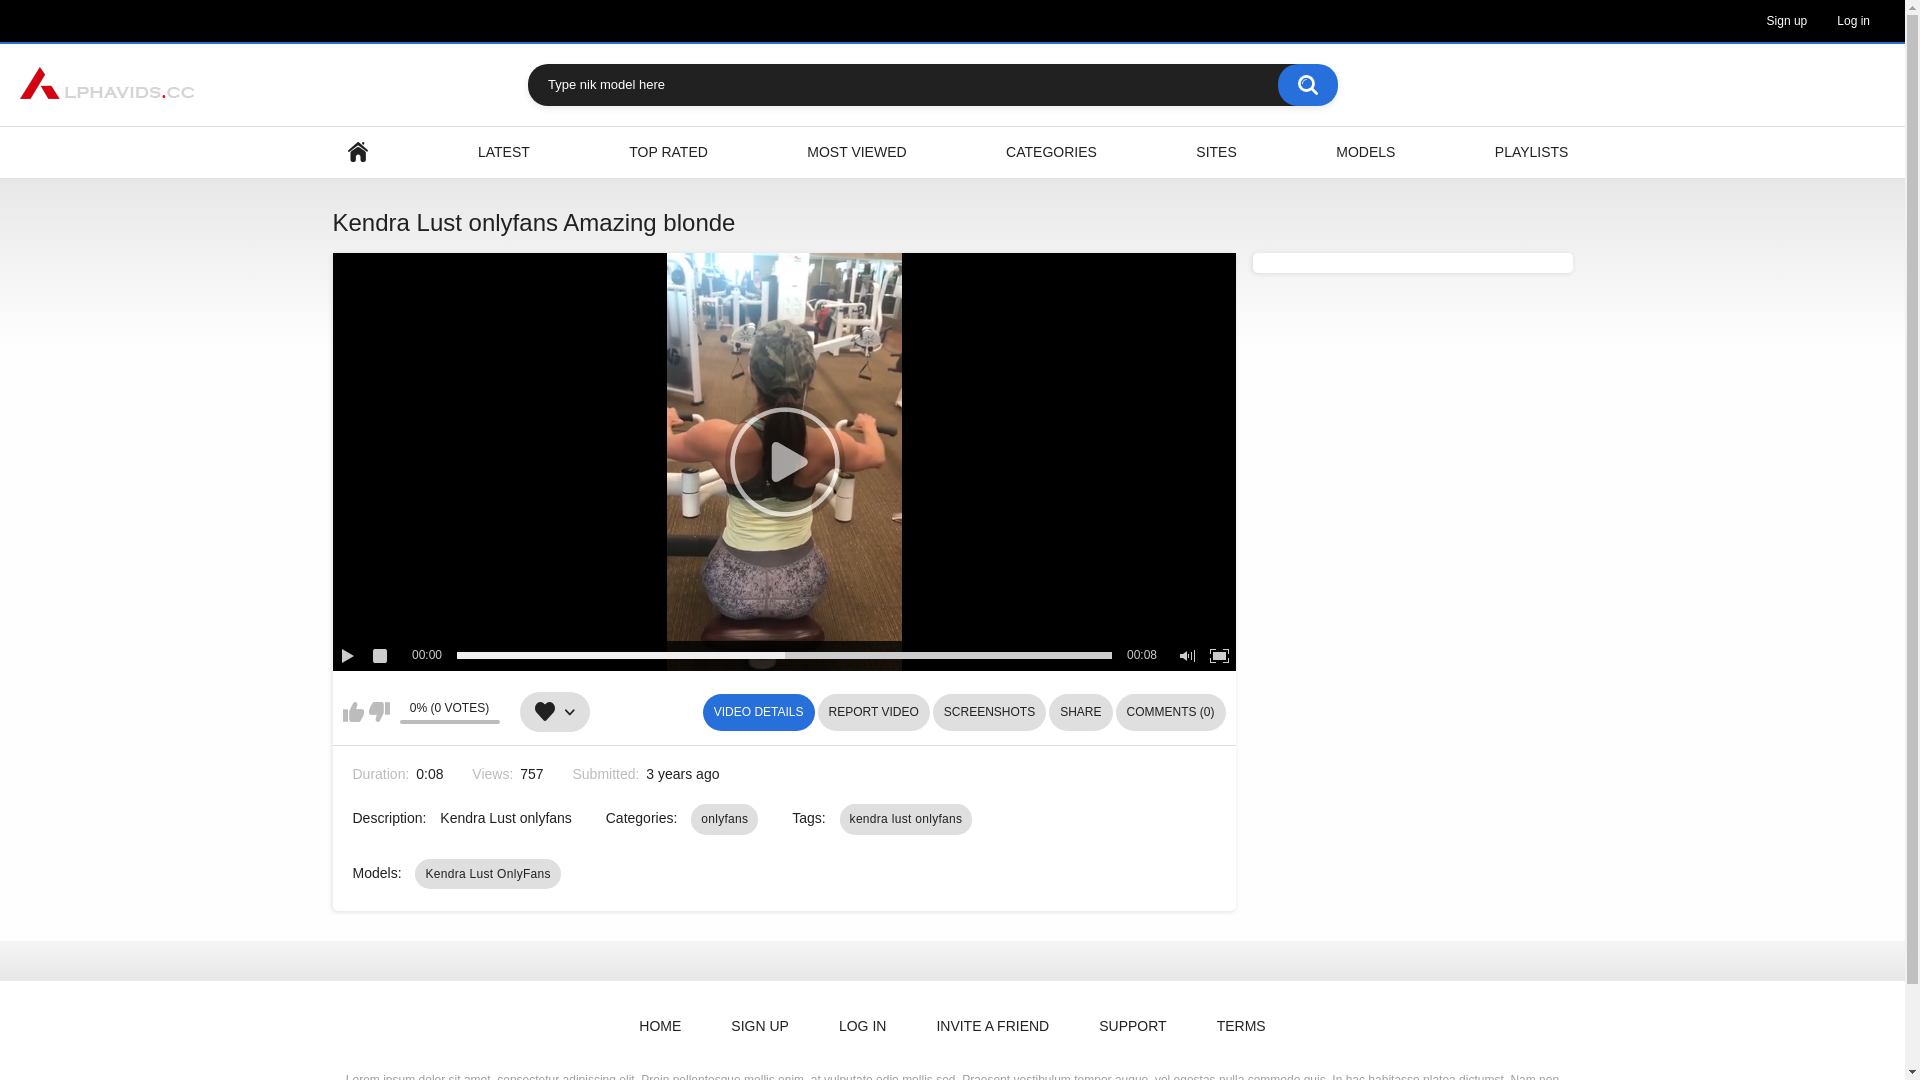 This screenshot has height=1080, width=1920. What do you see at coordinates (931, 711) in the screenshot?
I see `'SCREENSHOTS'` at bounding box center [931, 711].